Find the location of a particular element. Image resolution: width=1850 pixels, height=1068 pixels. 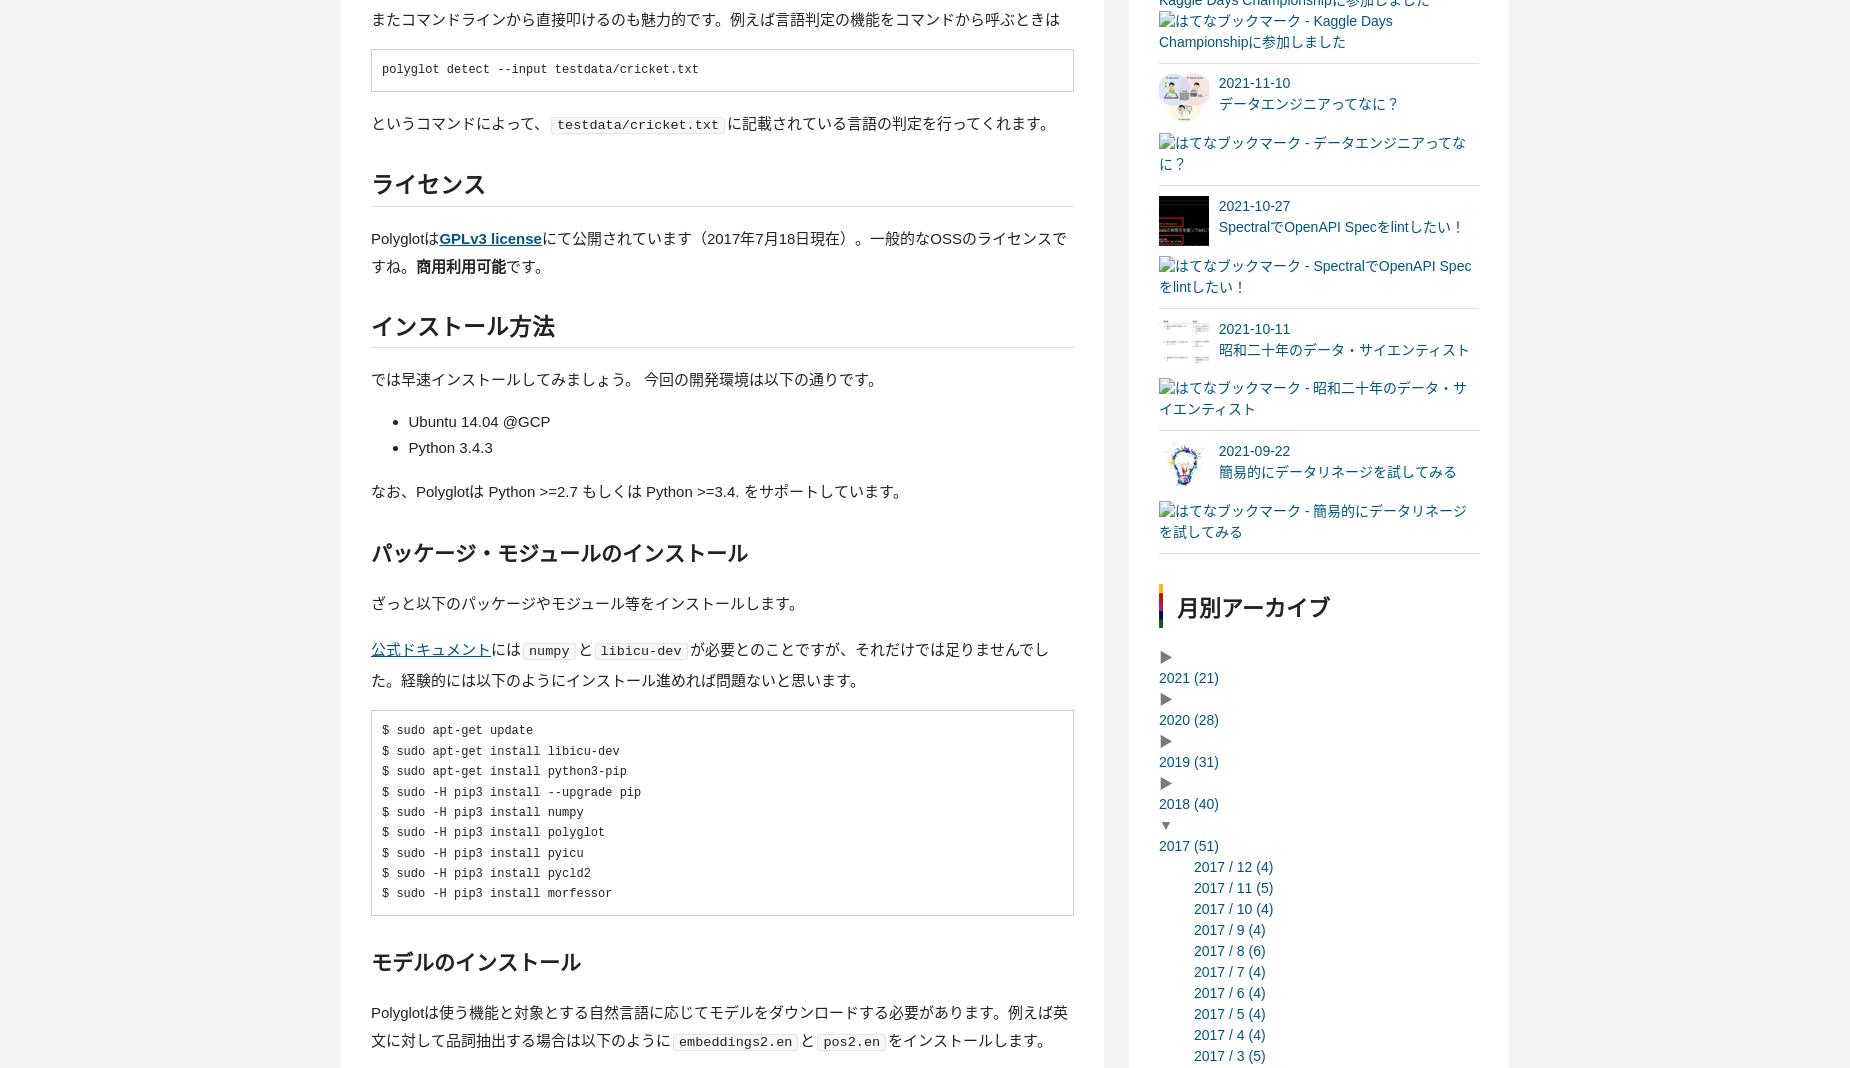

'numpy' is located at coordinates (549, 650).